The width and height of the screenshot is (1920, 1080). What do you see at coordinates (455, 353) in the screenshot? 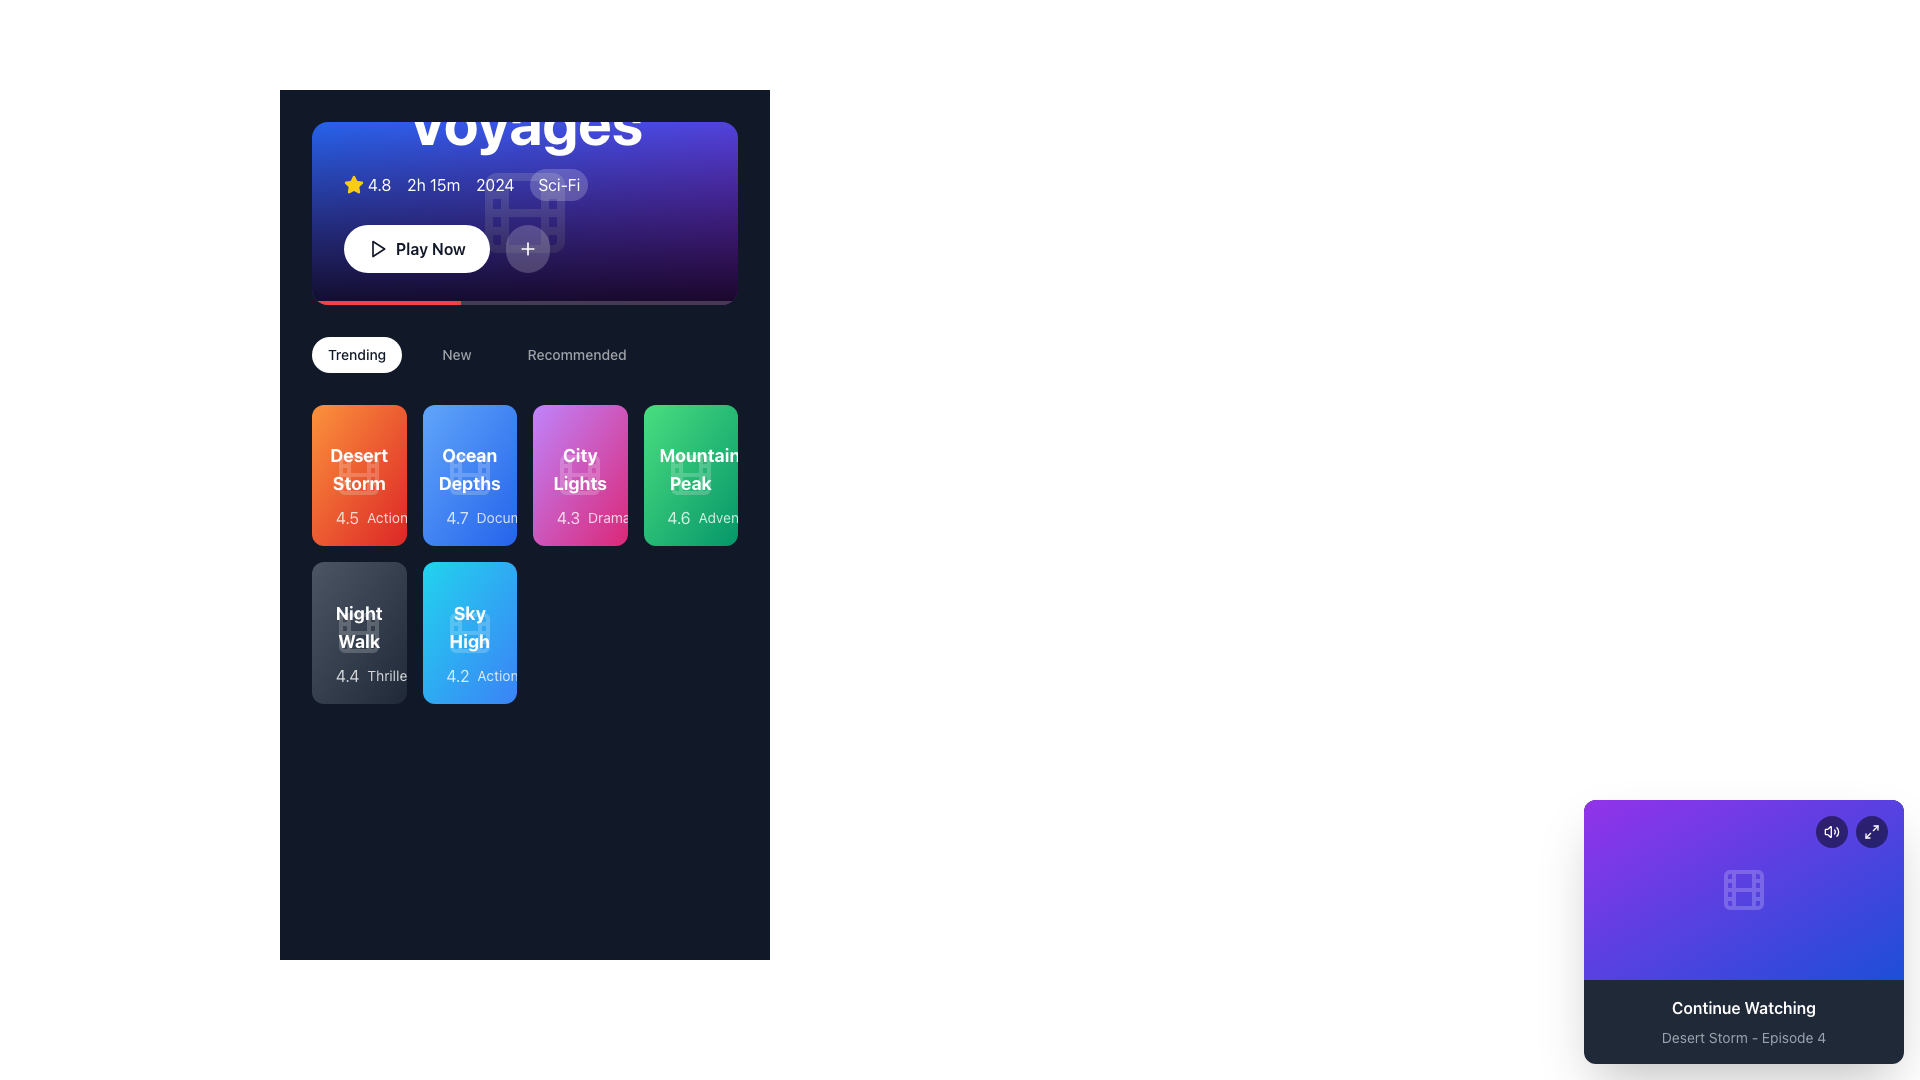
I see `the small button labeled 'New' that is located centrally between the 'Trending' and 'Recommended' items in the navigation area` at bounding box center [455, 353].